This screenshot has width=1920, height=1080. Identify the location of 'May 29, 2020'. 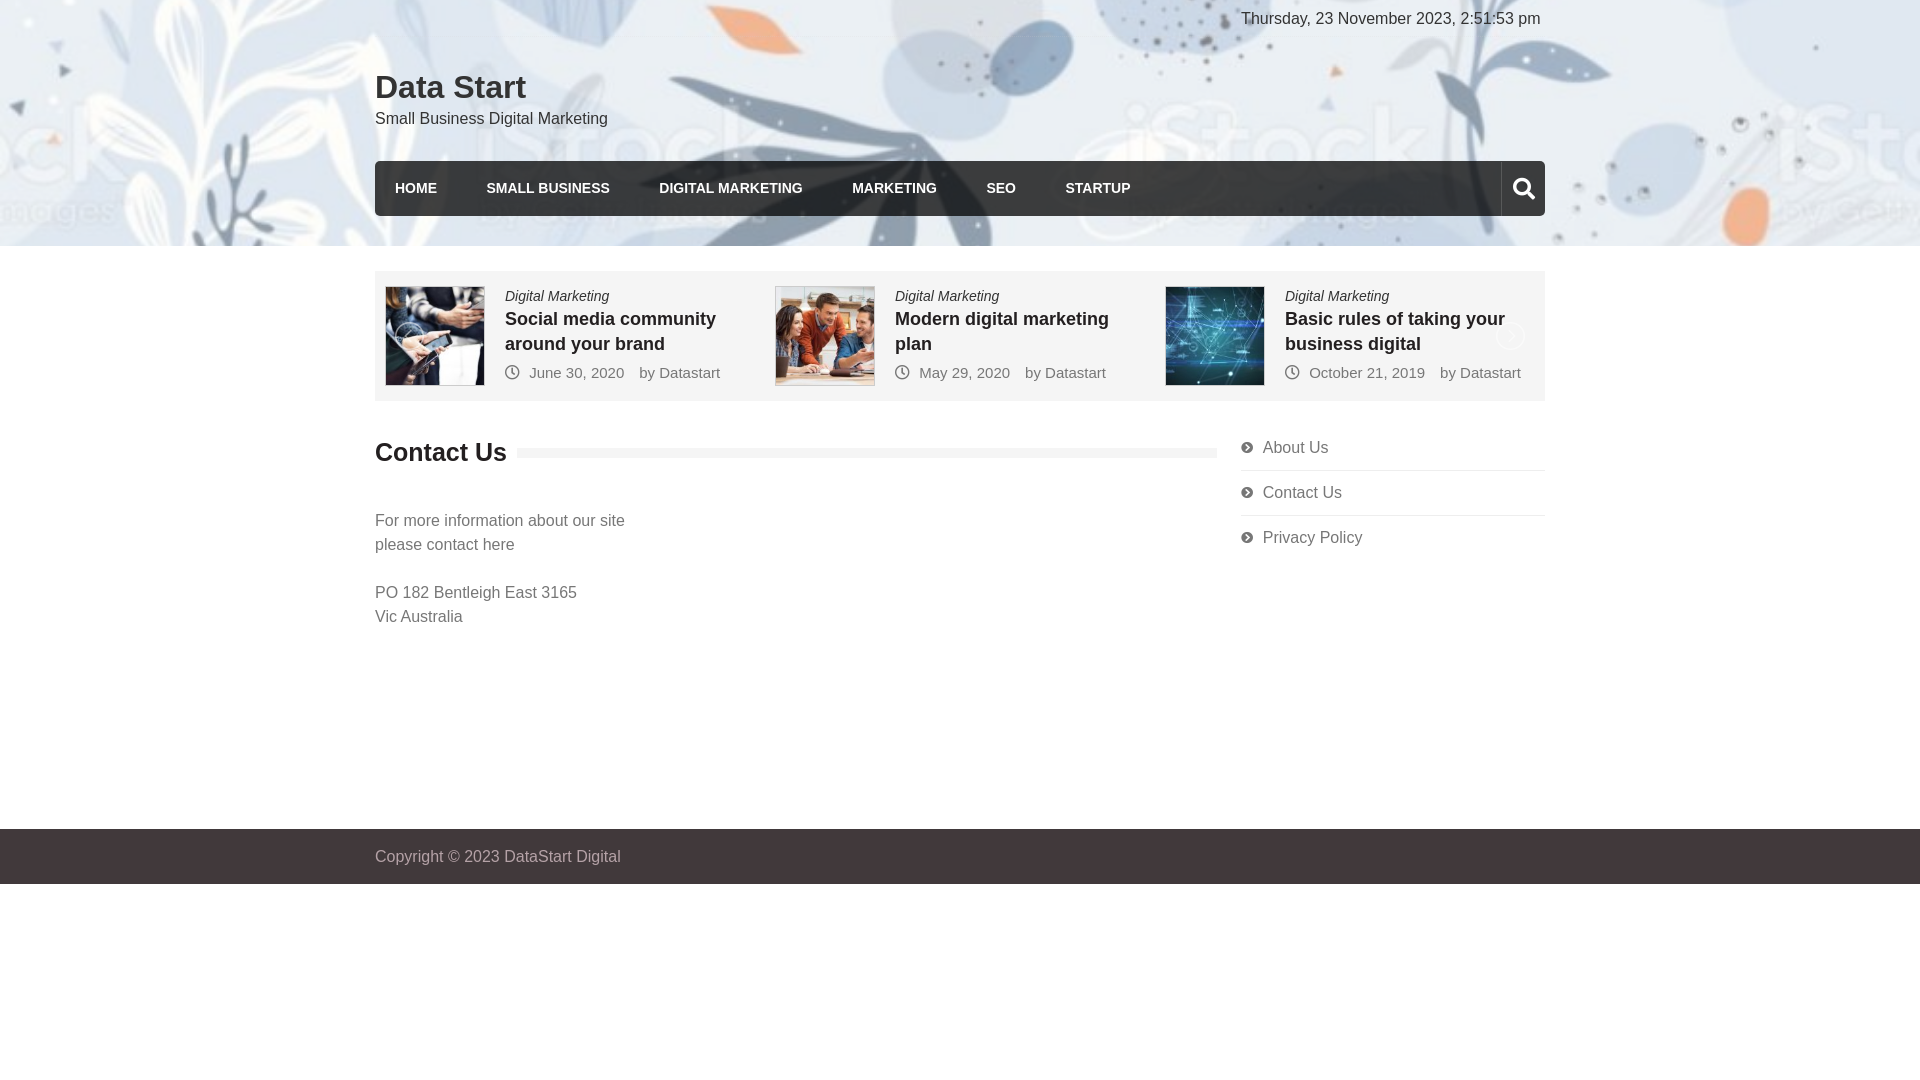
(1040, 372).